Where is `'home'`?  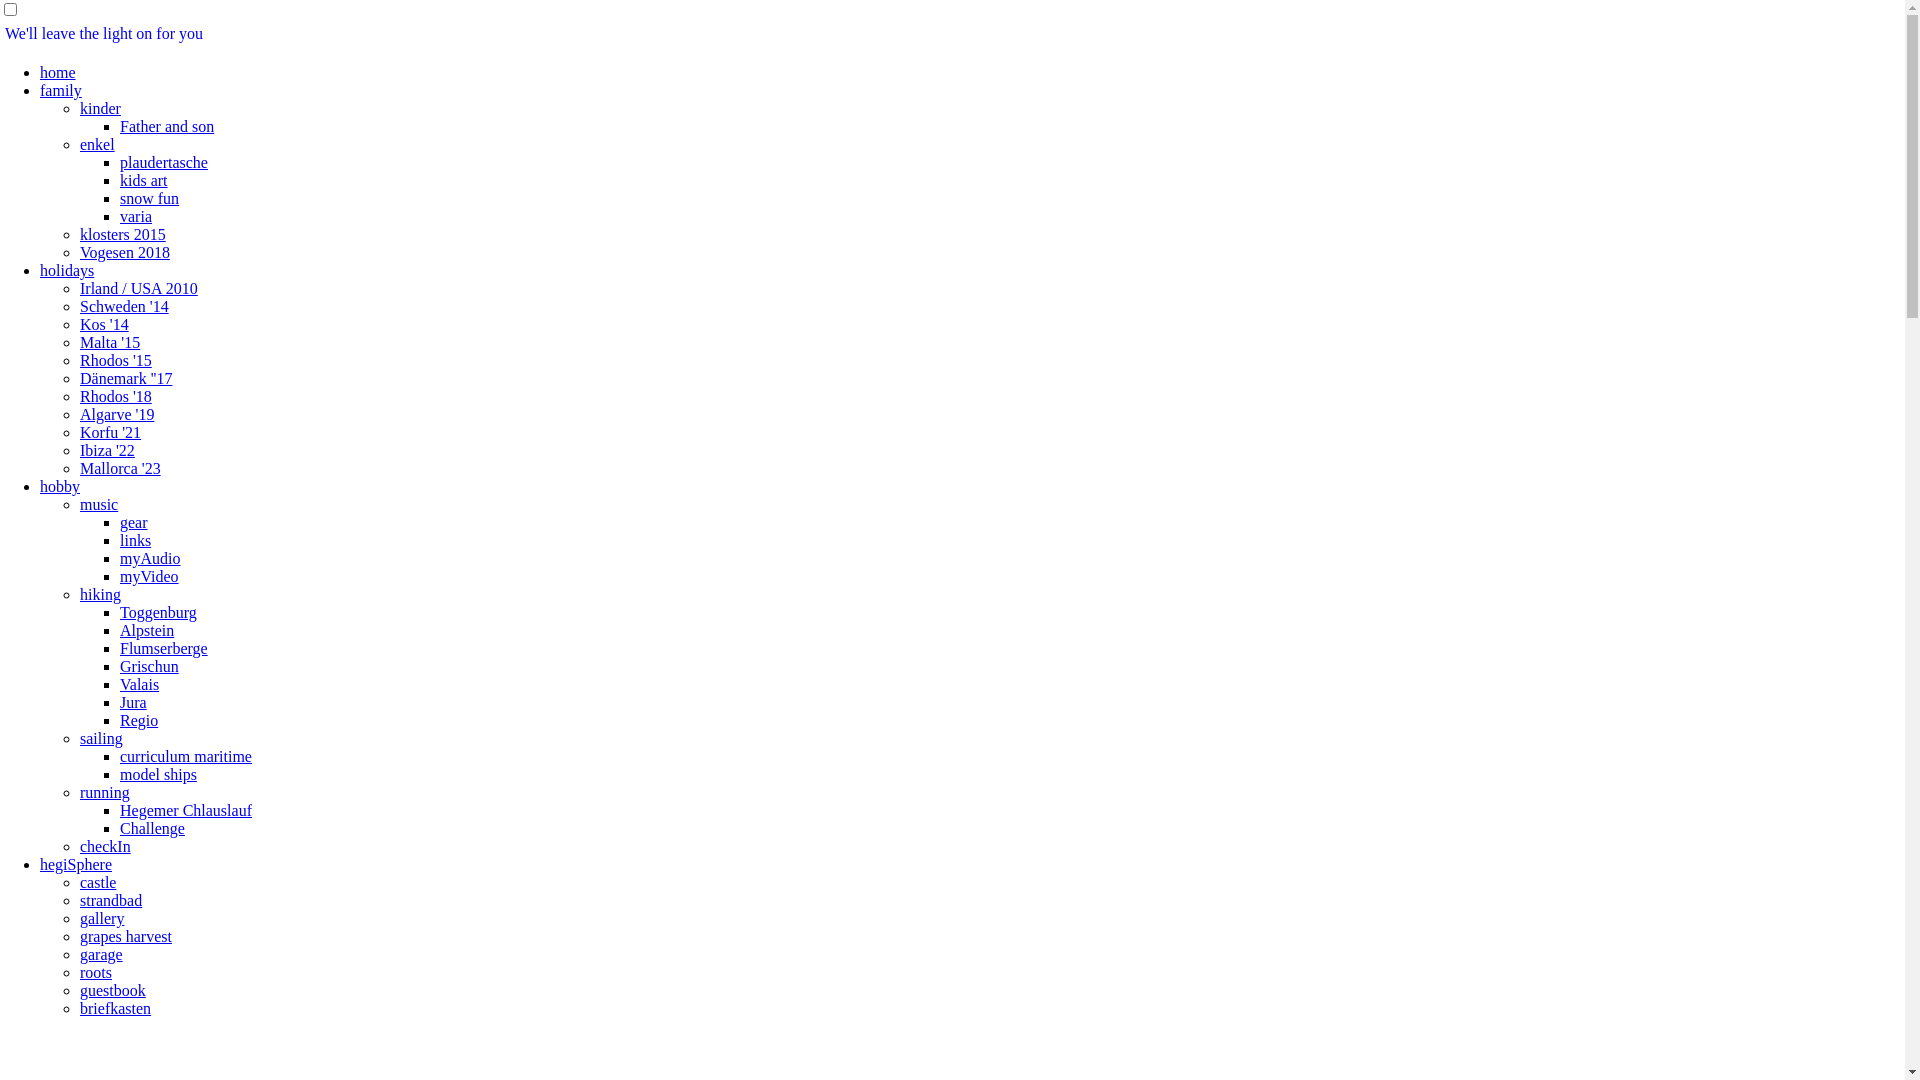 'home' is located at coordinates (57, 71).